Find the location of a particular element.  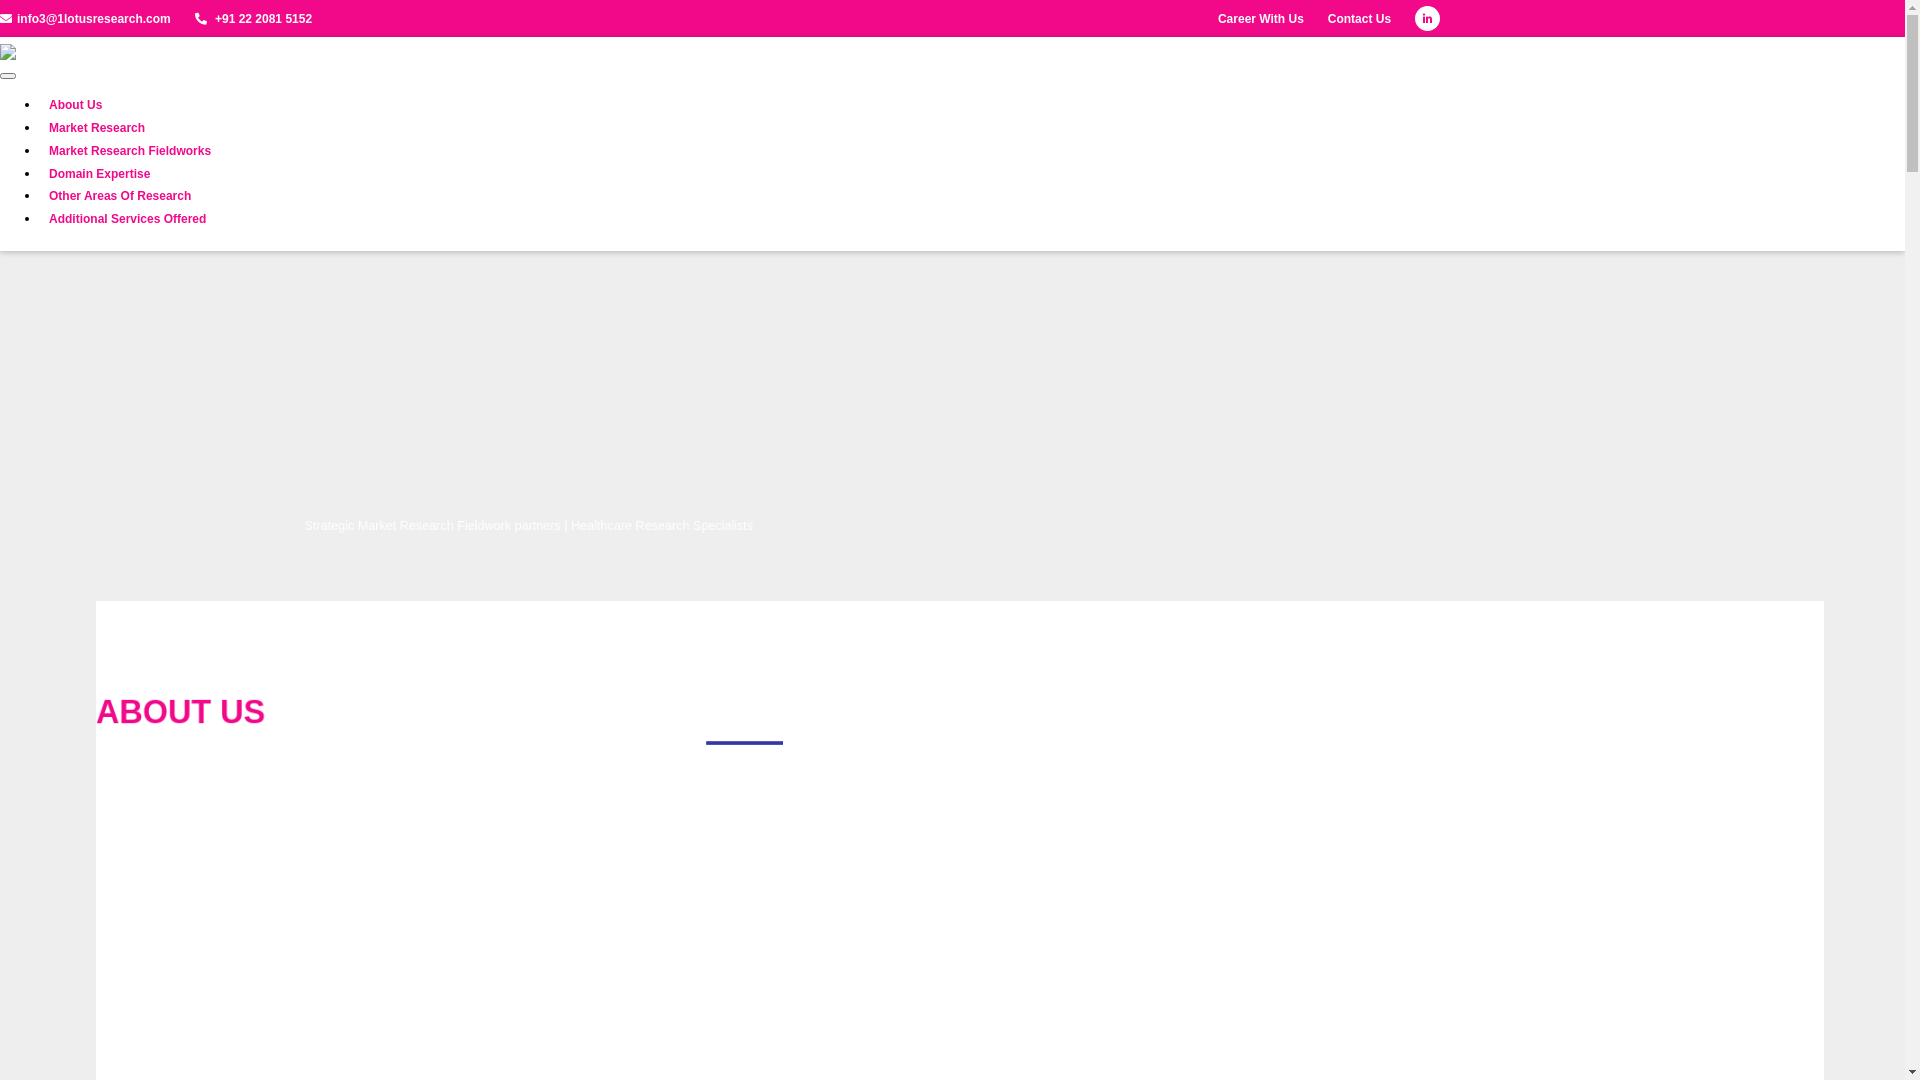

'Market Research' is located at coordinates (95, 128).